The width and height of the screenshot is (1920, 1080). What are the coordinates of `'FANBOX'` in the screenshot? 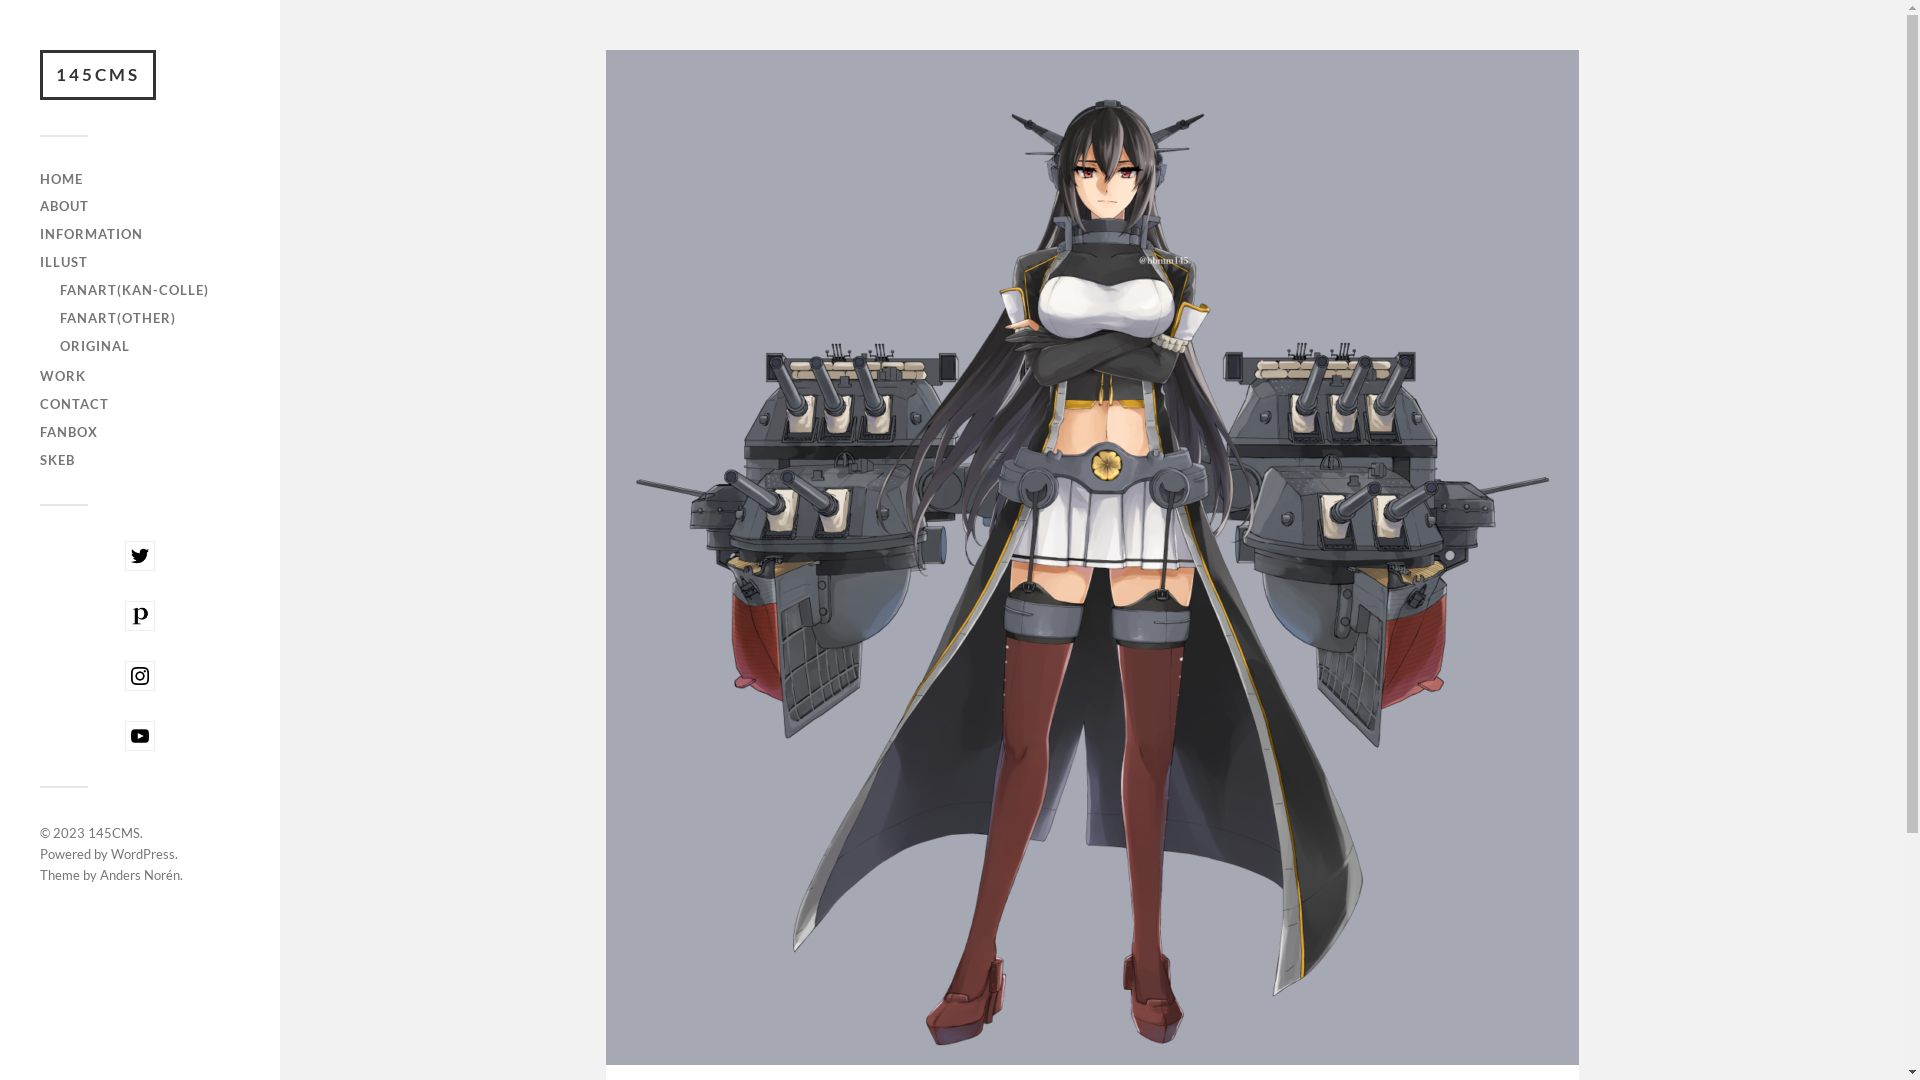 It's located at (68, 431).